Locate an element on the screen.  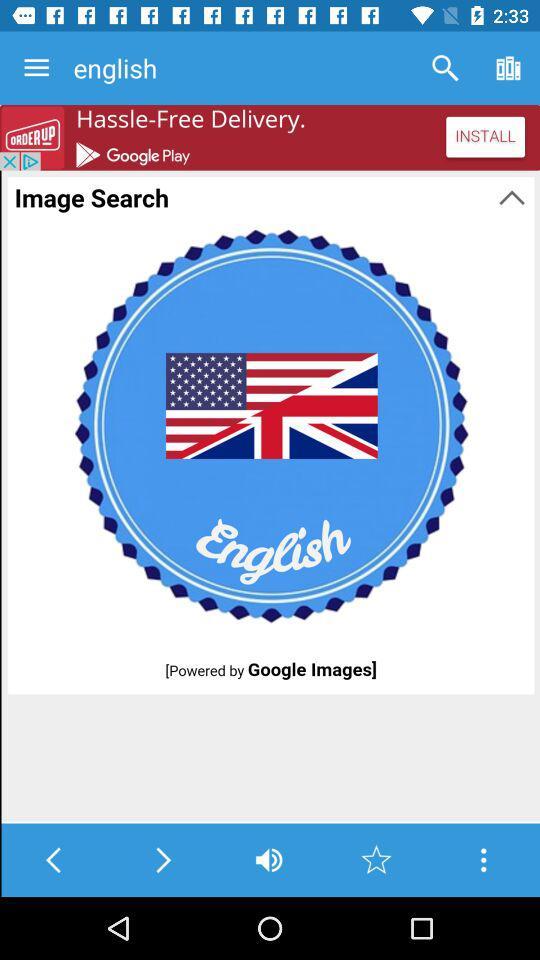
previous is located at coordinates (54, 859).